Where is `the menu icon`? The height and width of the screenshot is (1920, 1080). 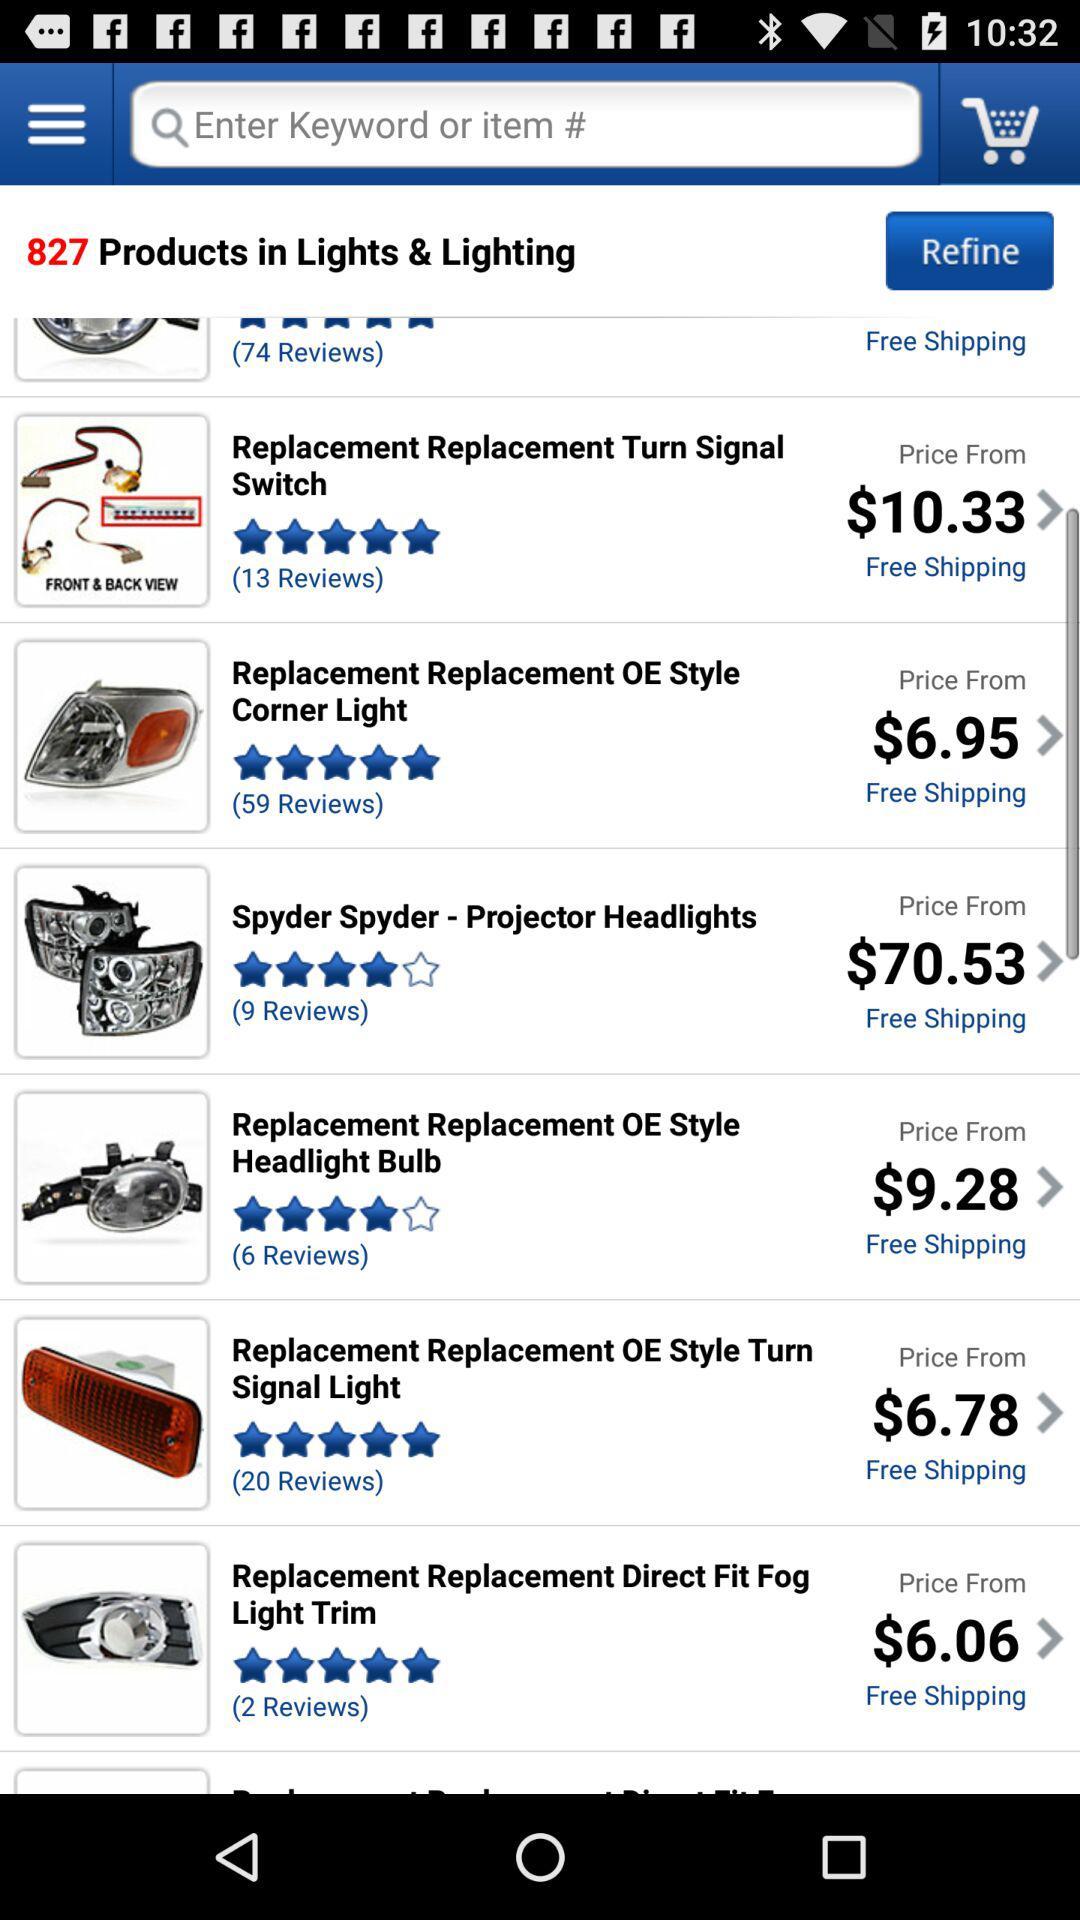
the menu icon is located at coordinates (56, 131).